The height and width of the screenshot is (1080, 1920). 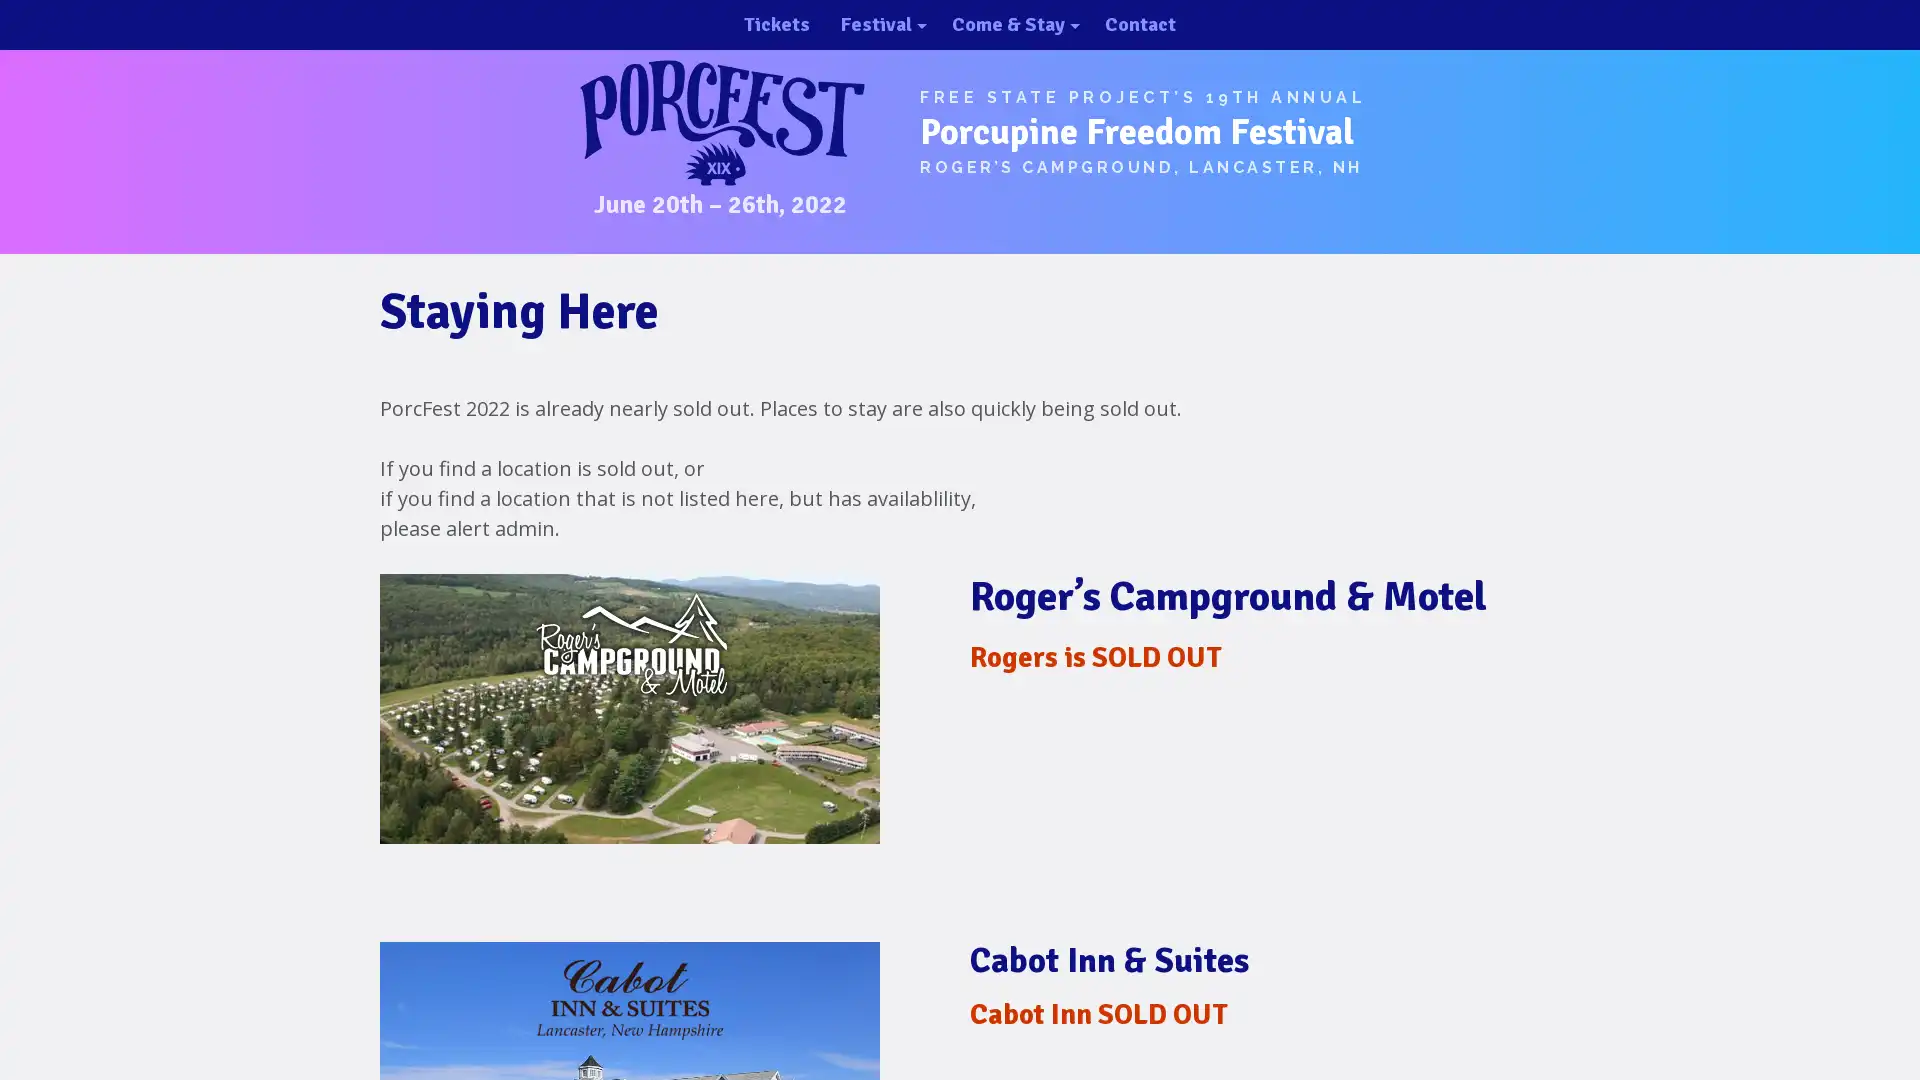 I want to click on close, so click(x=1856, y=80).